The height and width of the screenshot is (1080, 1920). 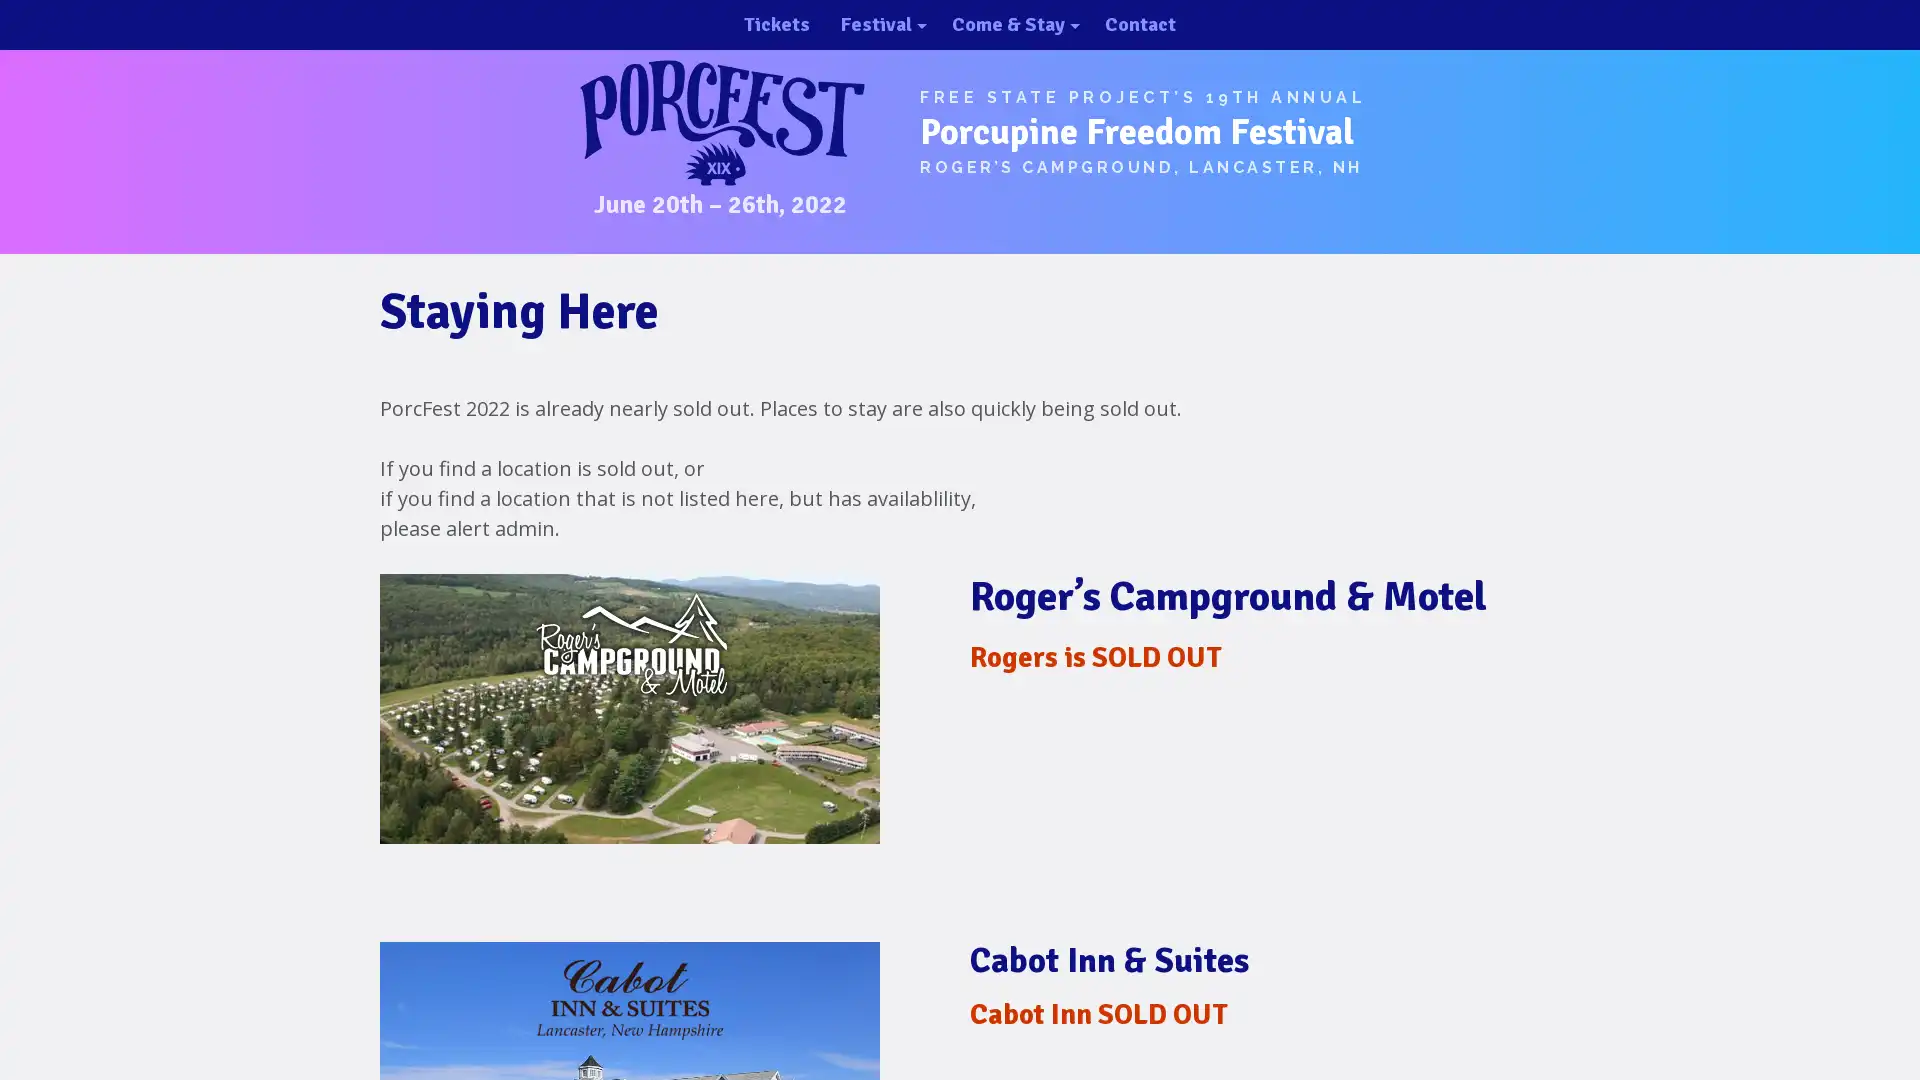 I want to click on close, so click(x=1856, y=80).